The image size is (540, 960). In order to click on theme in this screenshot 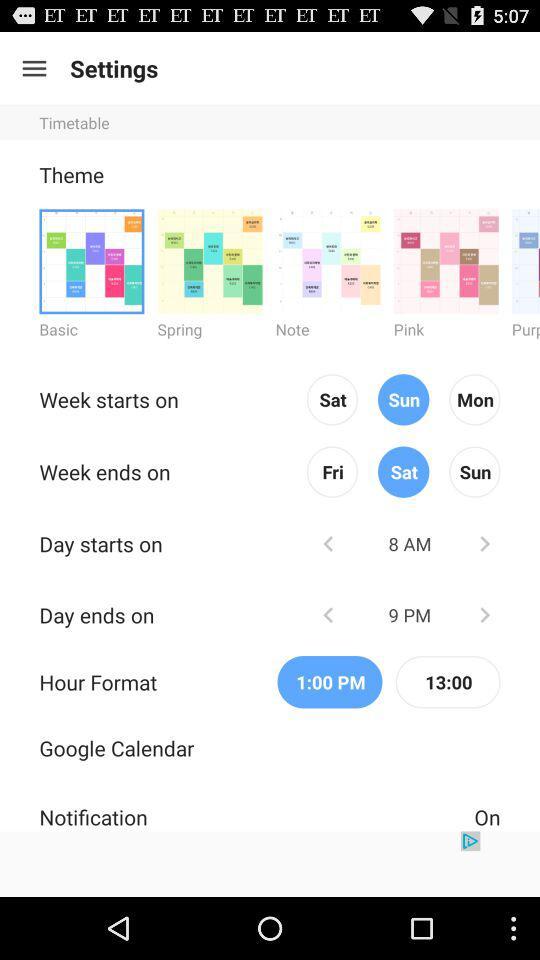, I will do `click(209, 260)`.